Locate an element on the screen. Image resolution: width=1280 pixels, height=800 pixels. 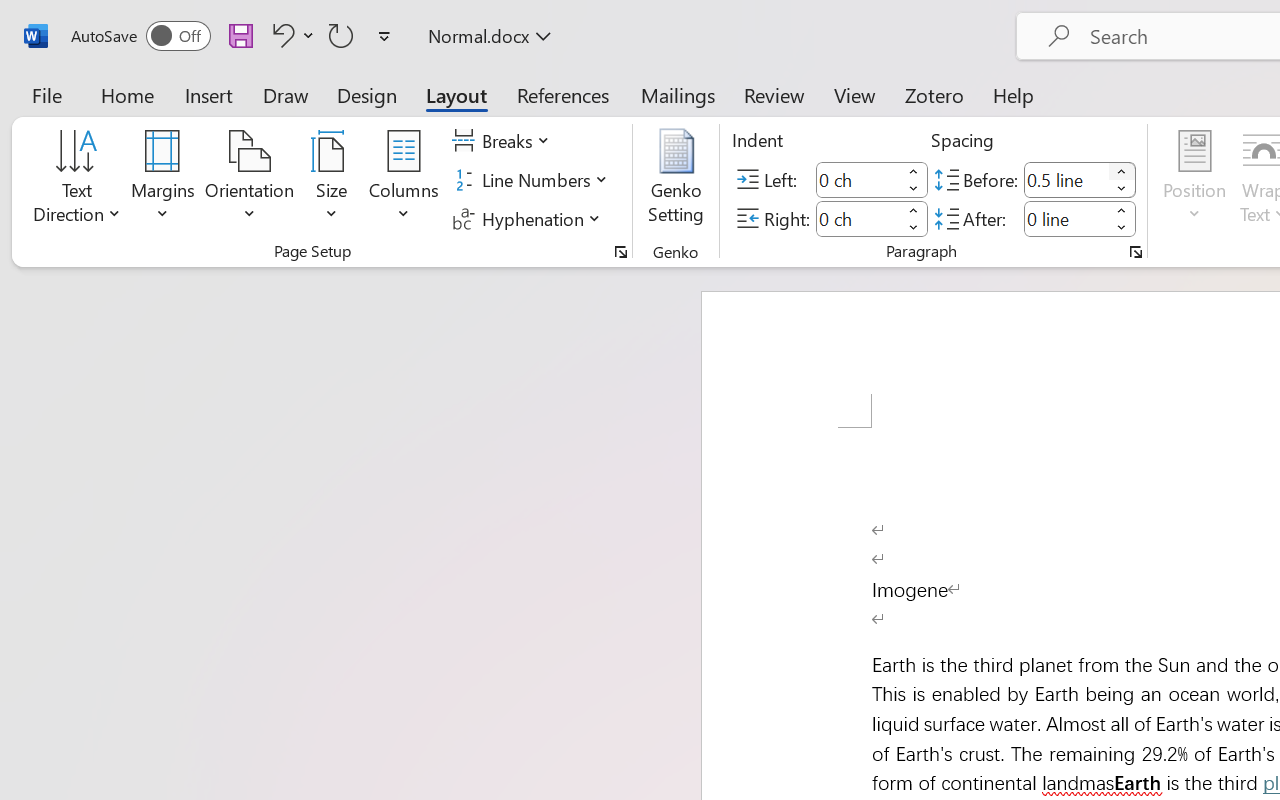
'Columns' is located at coordinates (403, 179).